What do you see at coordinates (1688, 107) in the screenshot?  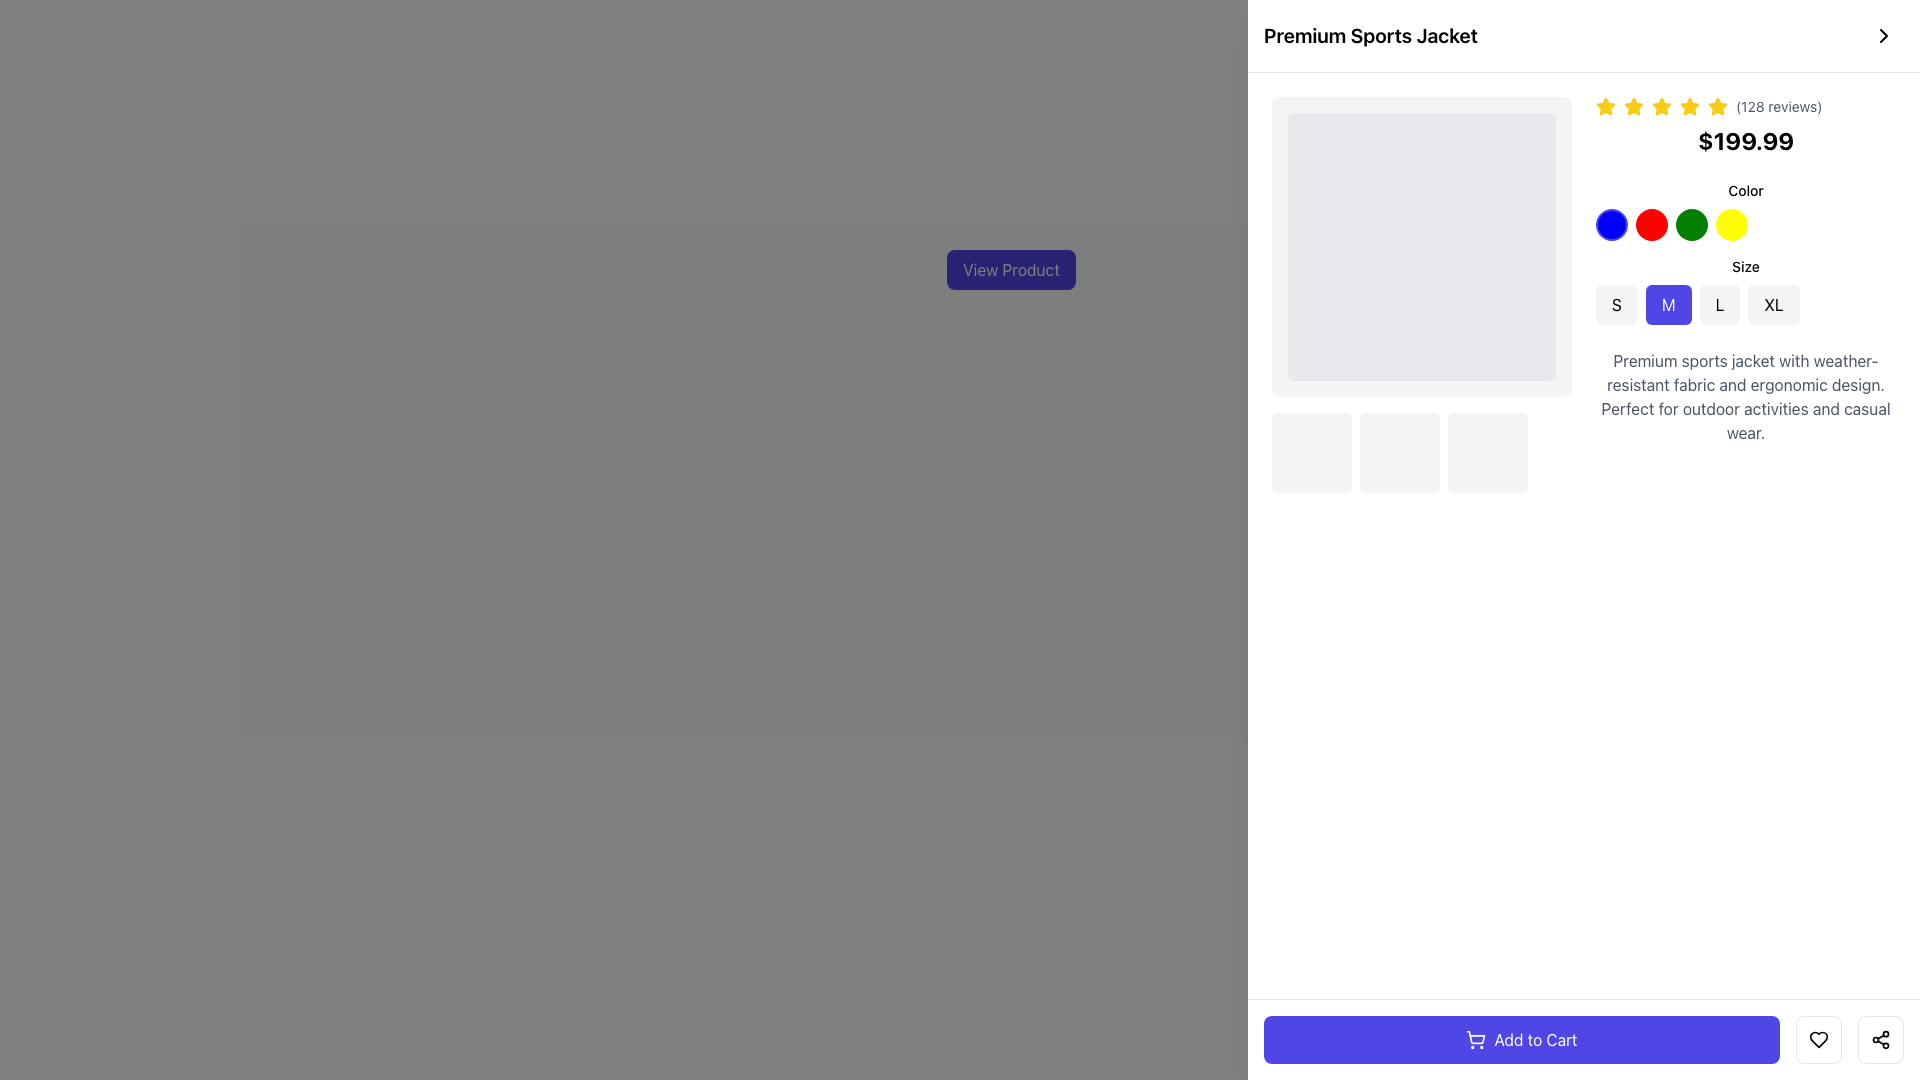 I see `the fifth star icon in the rating system, which is yellow and has a slight shadow effect, to register a rating` at bounding box center [1688, 107].